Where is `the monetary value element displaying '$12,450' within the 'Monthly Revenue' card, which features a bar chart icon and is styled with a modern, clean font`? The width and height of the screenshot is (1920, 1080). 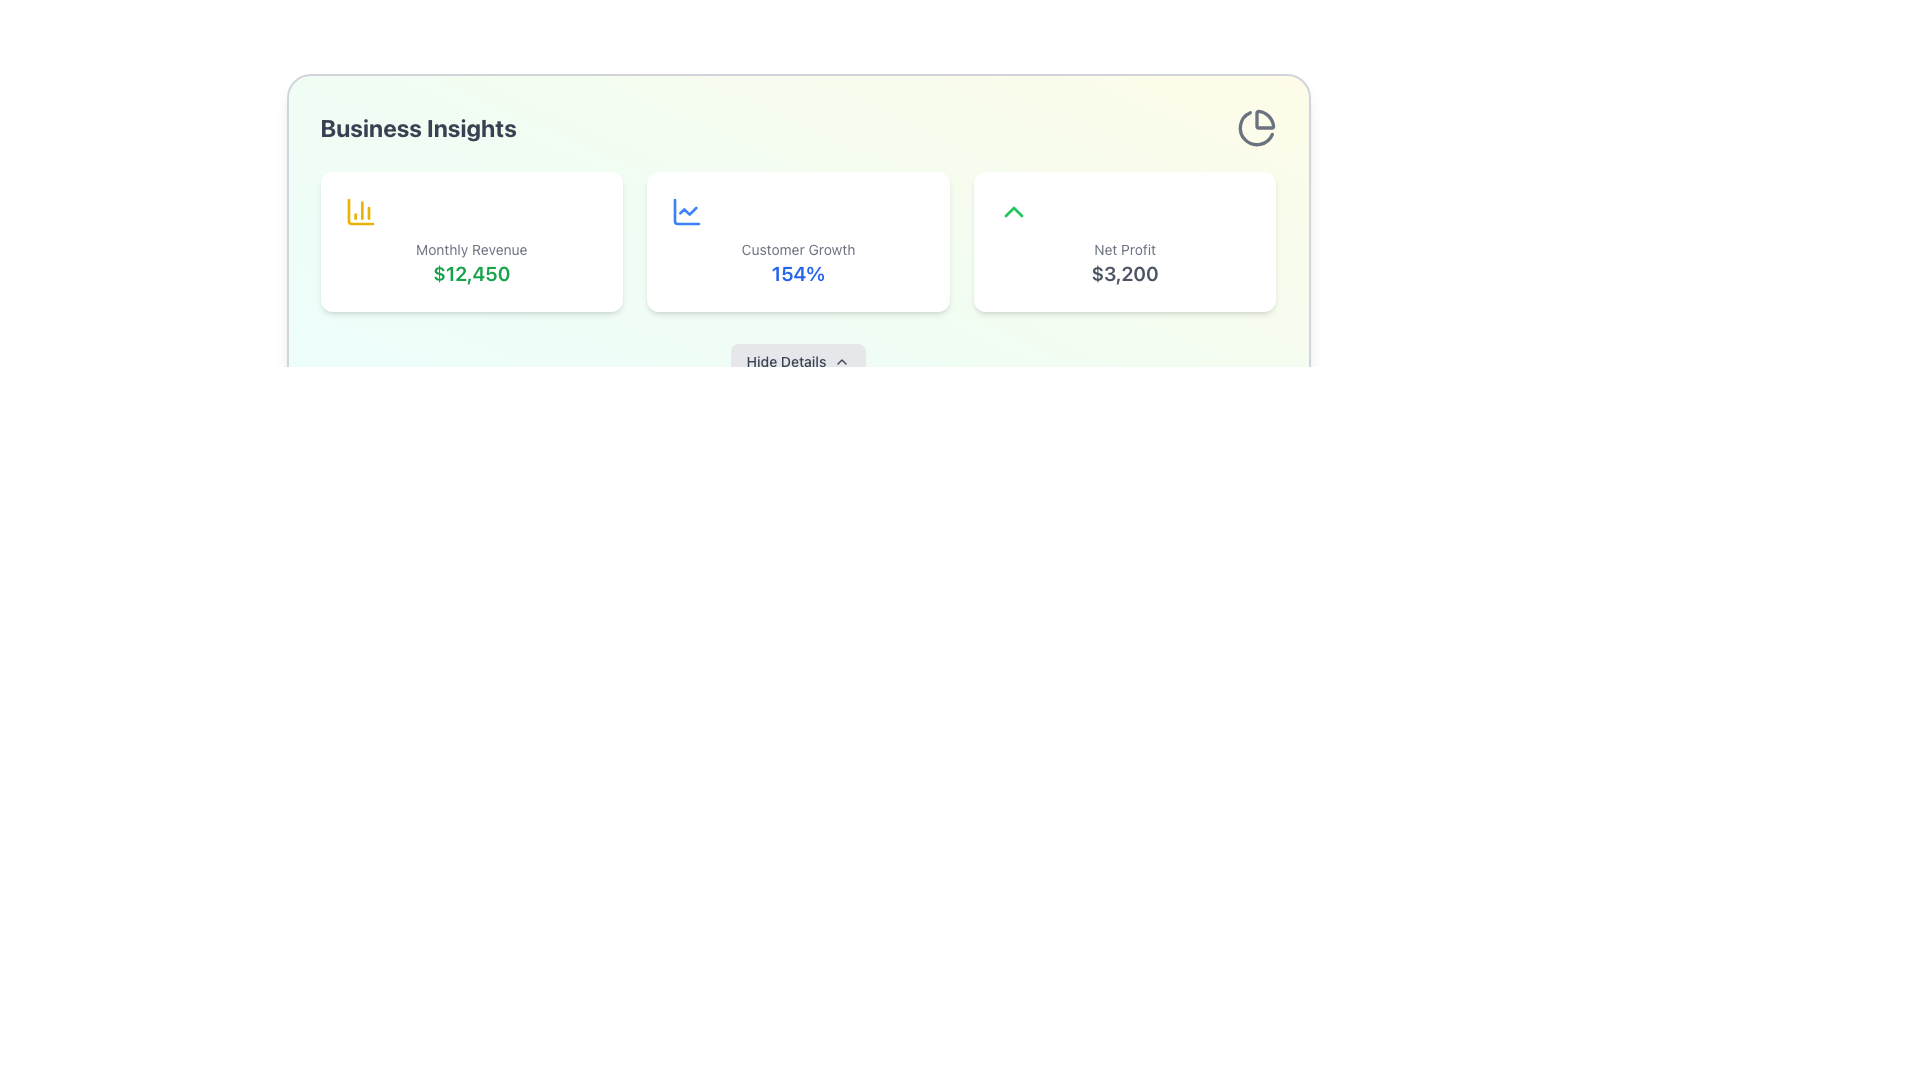
the monetary value element displaying '$12,450' within the 'Monthly Revenue' card, which features a bar chart icon and is styled with a modern, clean font is located at coordinates (470, 273).